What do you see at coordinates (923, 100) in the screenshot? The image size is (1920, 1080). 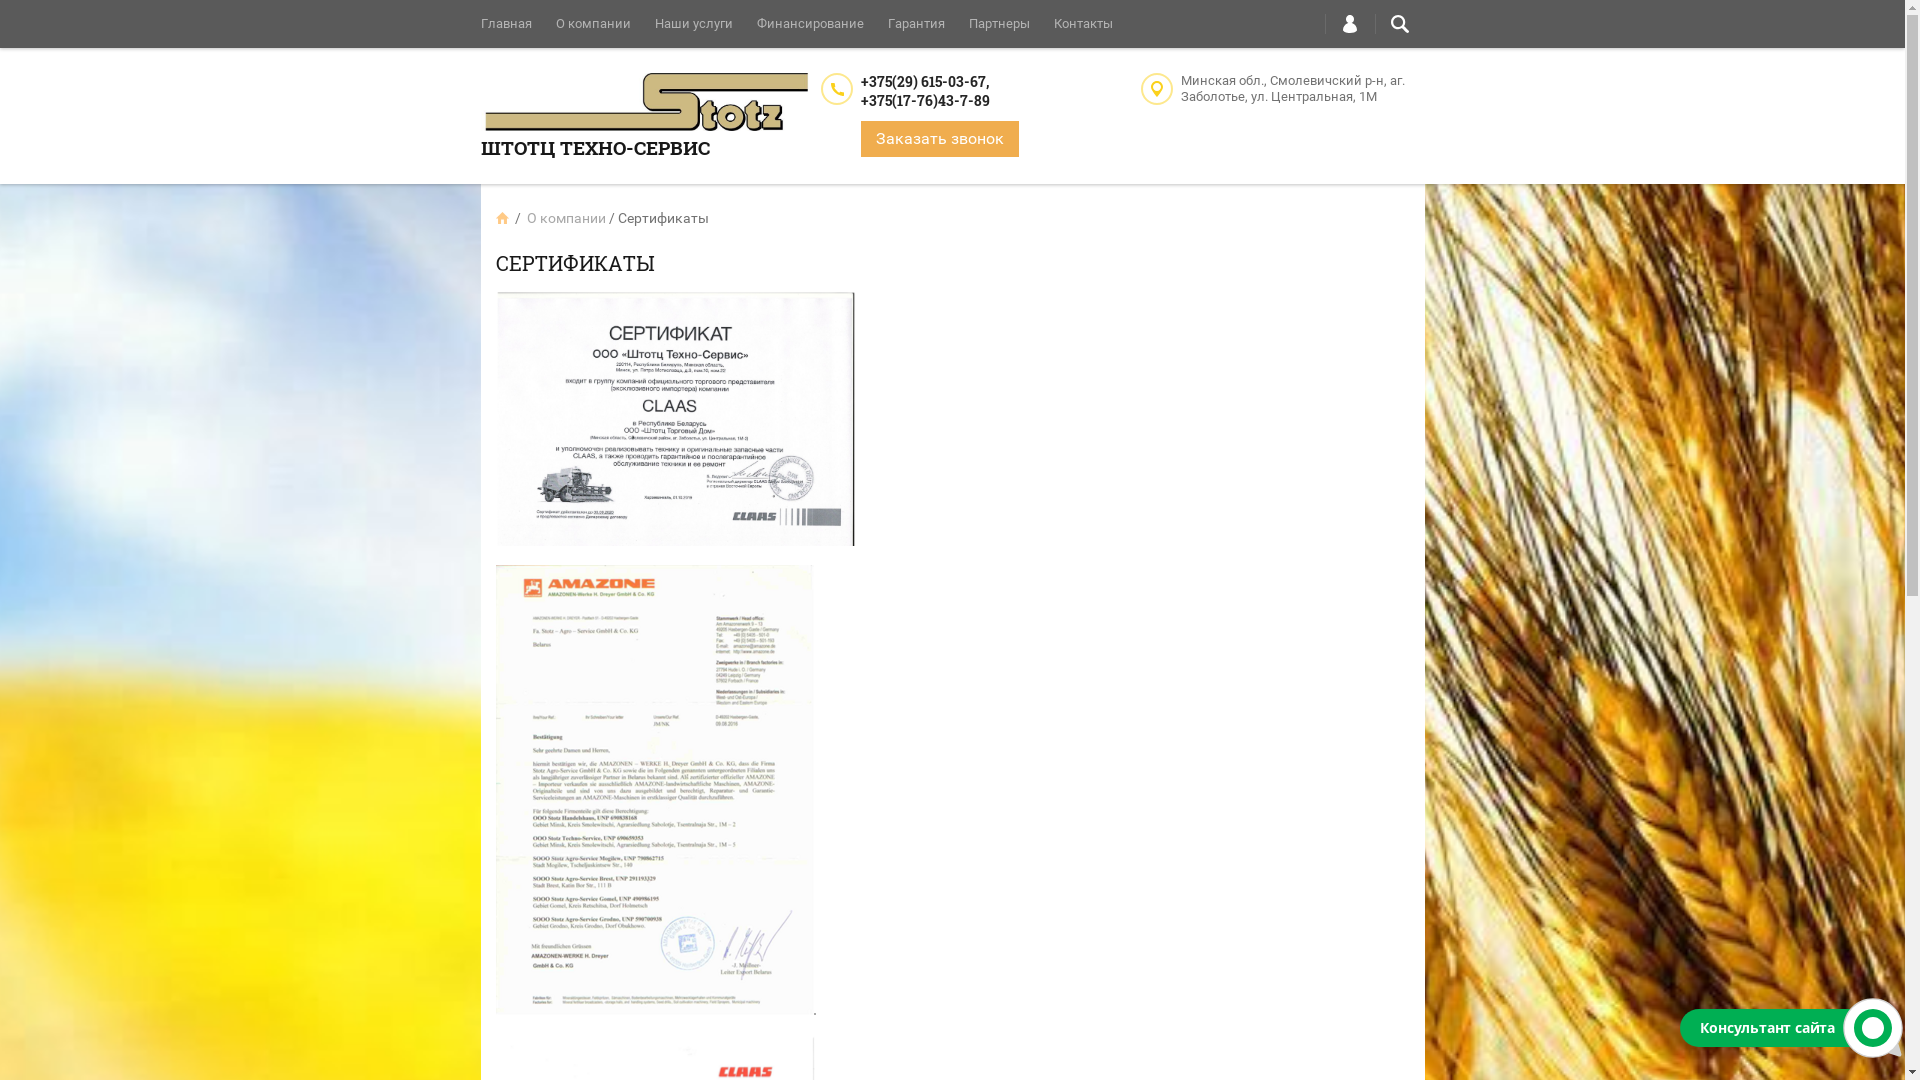 I see `'+375(17-76)43-7-89'` at bounding box center [923, 100].